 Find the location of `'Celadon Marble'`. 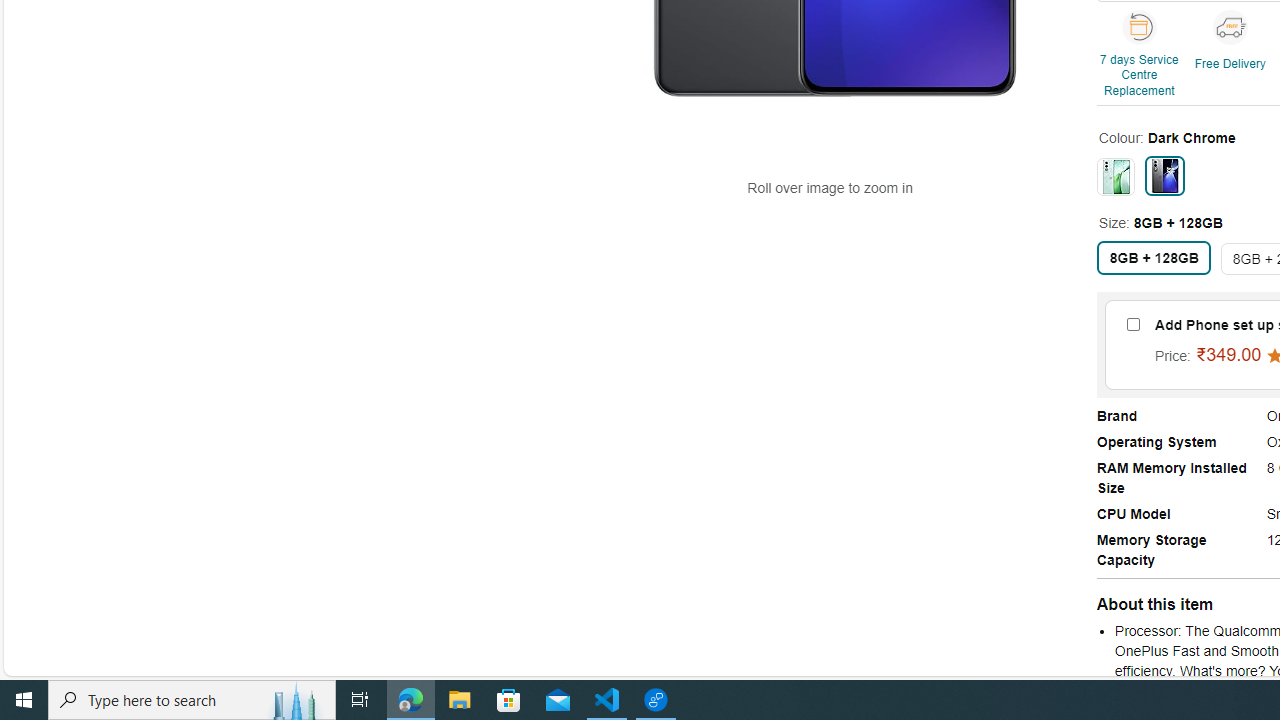

'Celadon Marble' is located at coordinates (1114, 175).